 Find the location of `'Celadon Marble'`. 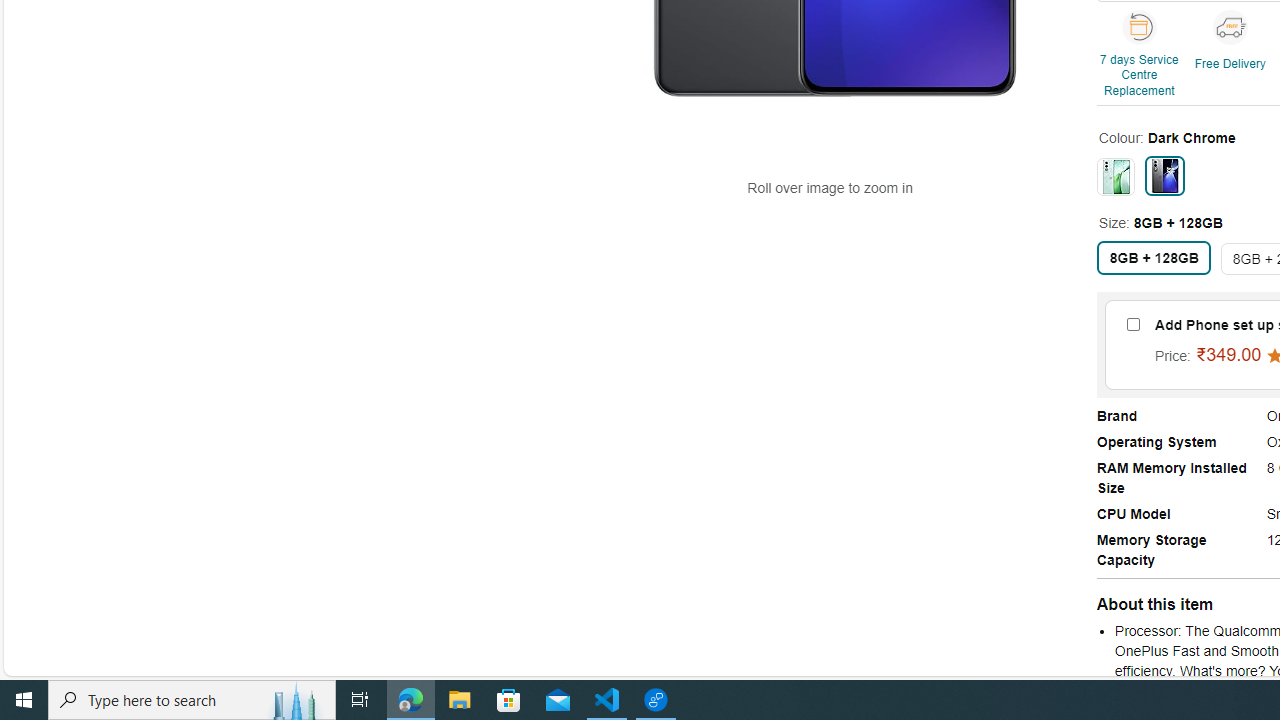

'Celadon Marble' is located at coordinates (1114, 175).